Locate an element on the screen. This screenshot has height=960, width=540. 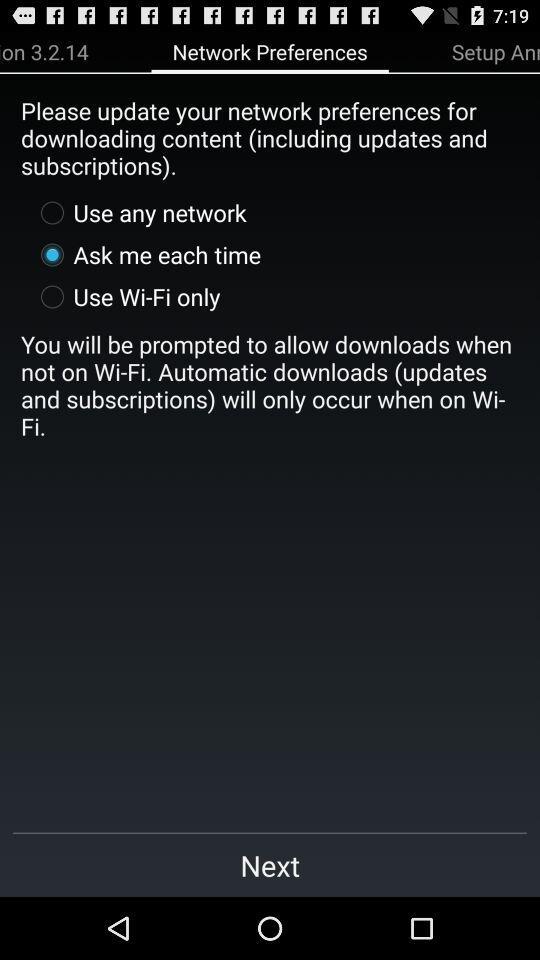
the next button is located at coordinates (270, 864).